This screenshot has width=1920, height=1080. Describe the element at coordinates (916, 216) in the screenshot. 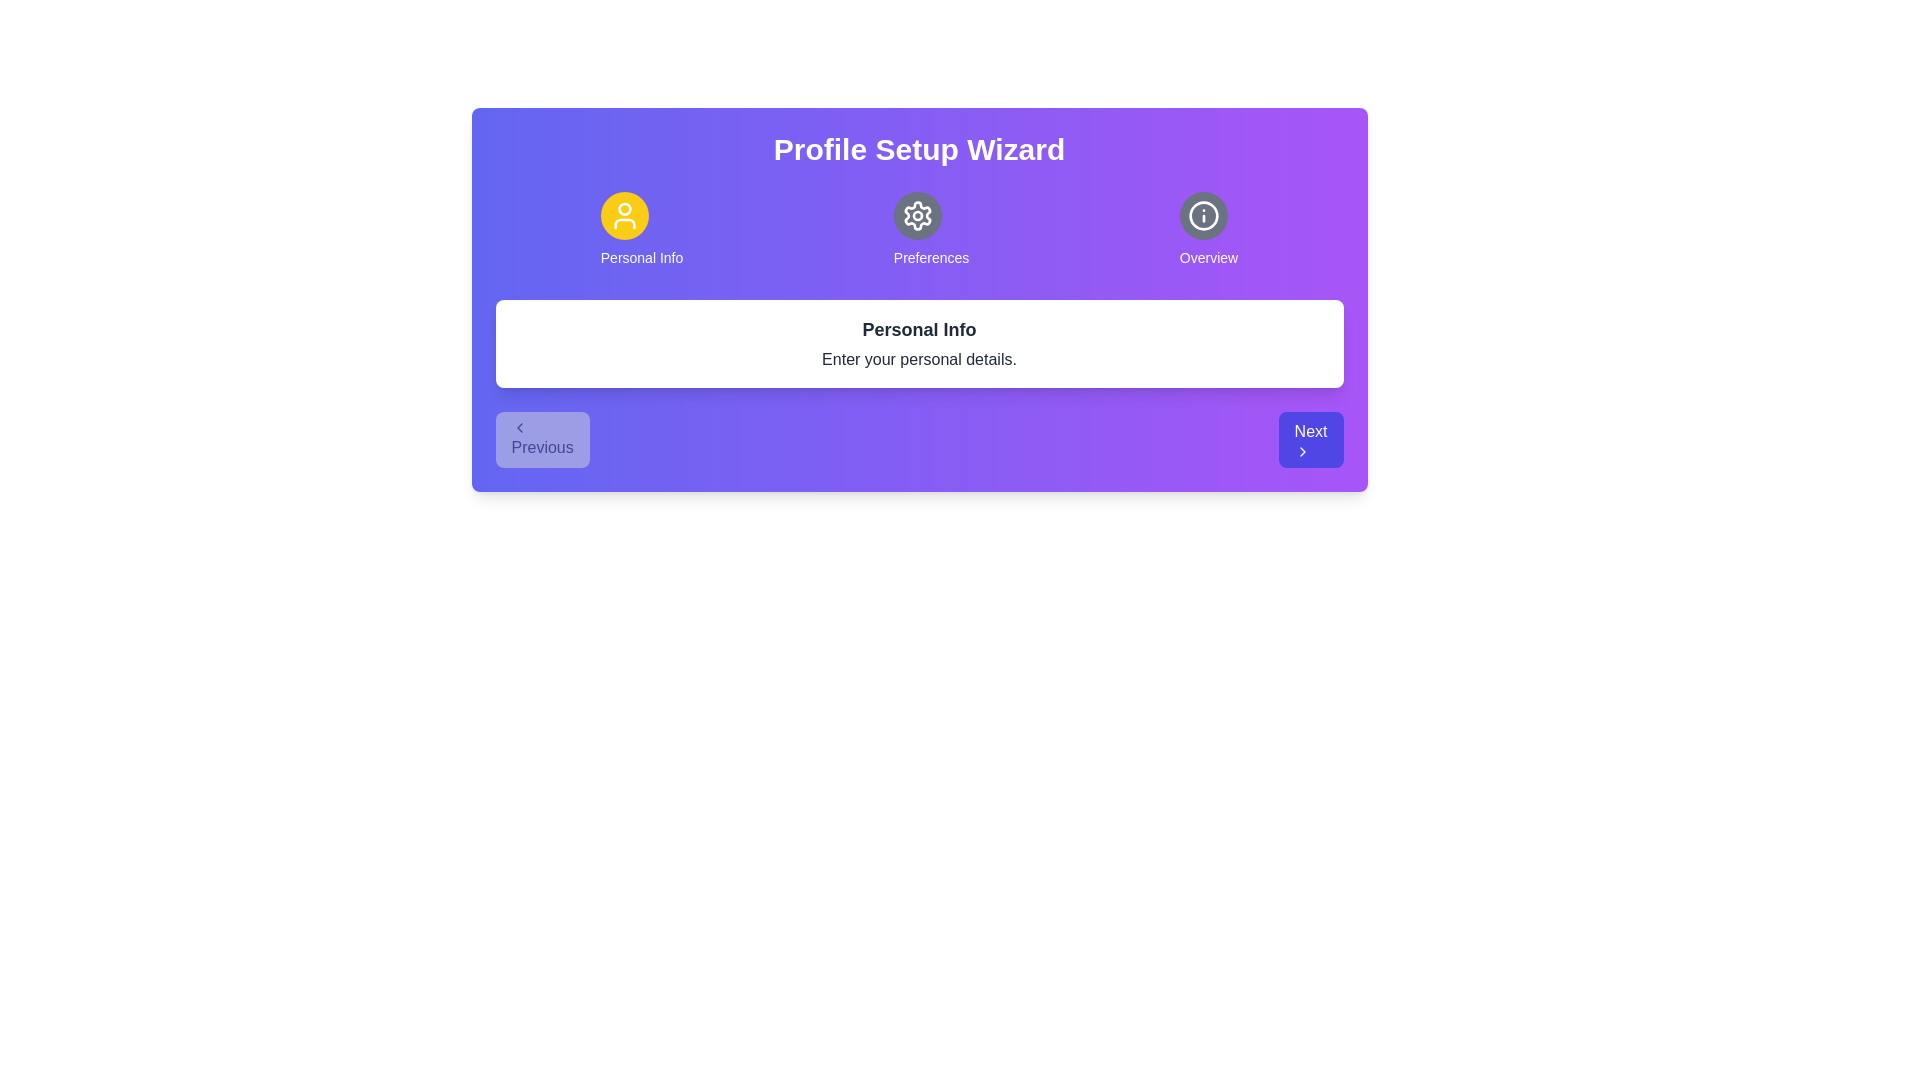

I see `the icon representing Preferences to explore its hover effects or tooltips` at that location.